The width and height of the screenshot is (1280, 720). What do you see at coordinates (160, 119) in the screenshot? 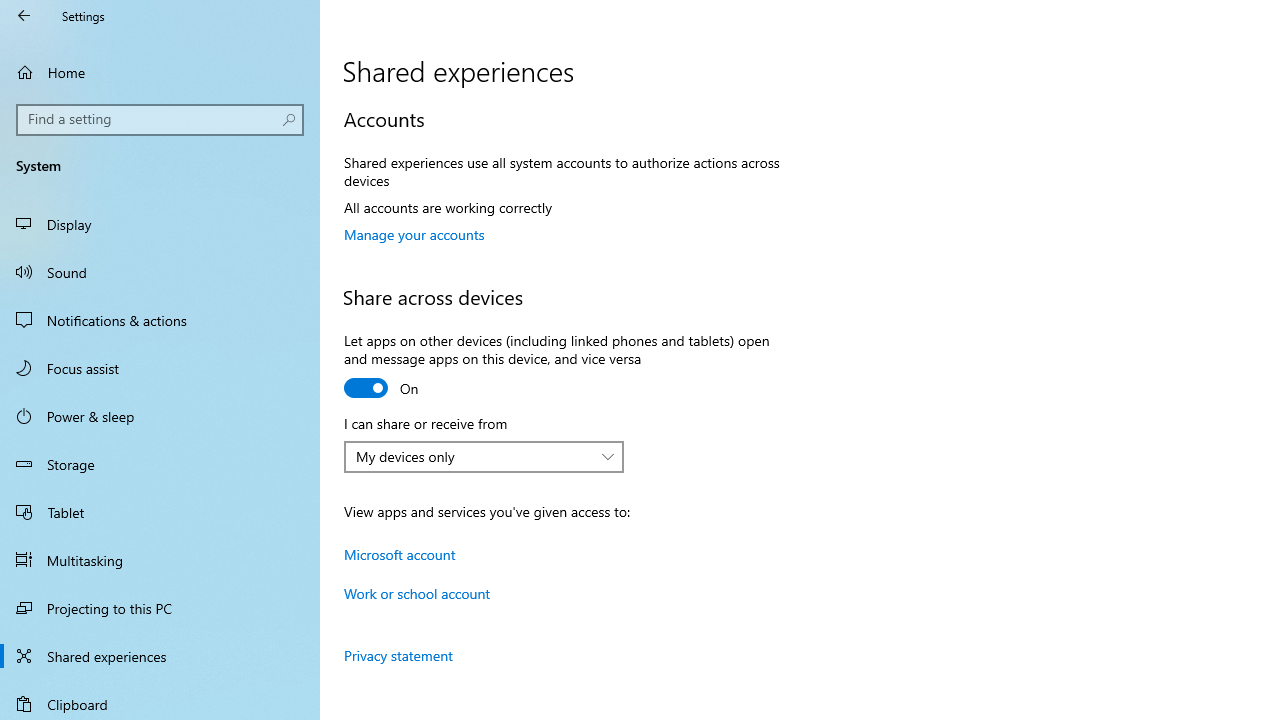
I see `'Search box, Find a setting'` at bounding box center [160, 119].